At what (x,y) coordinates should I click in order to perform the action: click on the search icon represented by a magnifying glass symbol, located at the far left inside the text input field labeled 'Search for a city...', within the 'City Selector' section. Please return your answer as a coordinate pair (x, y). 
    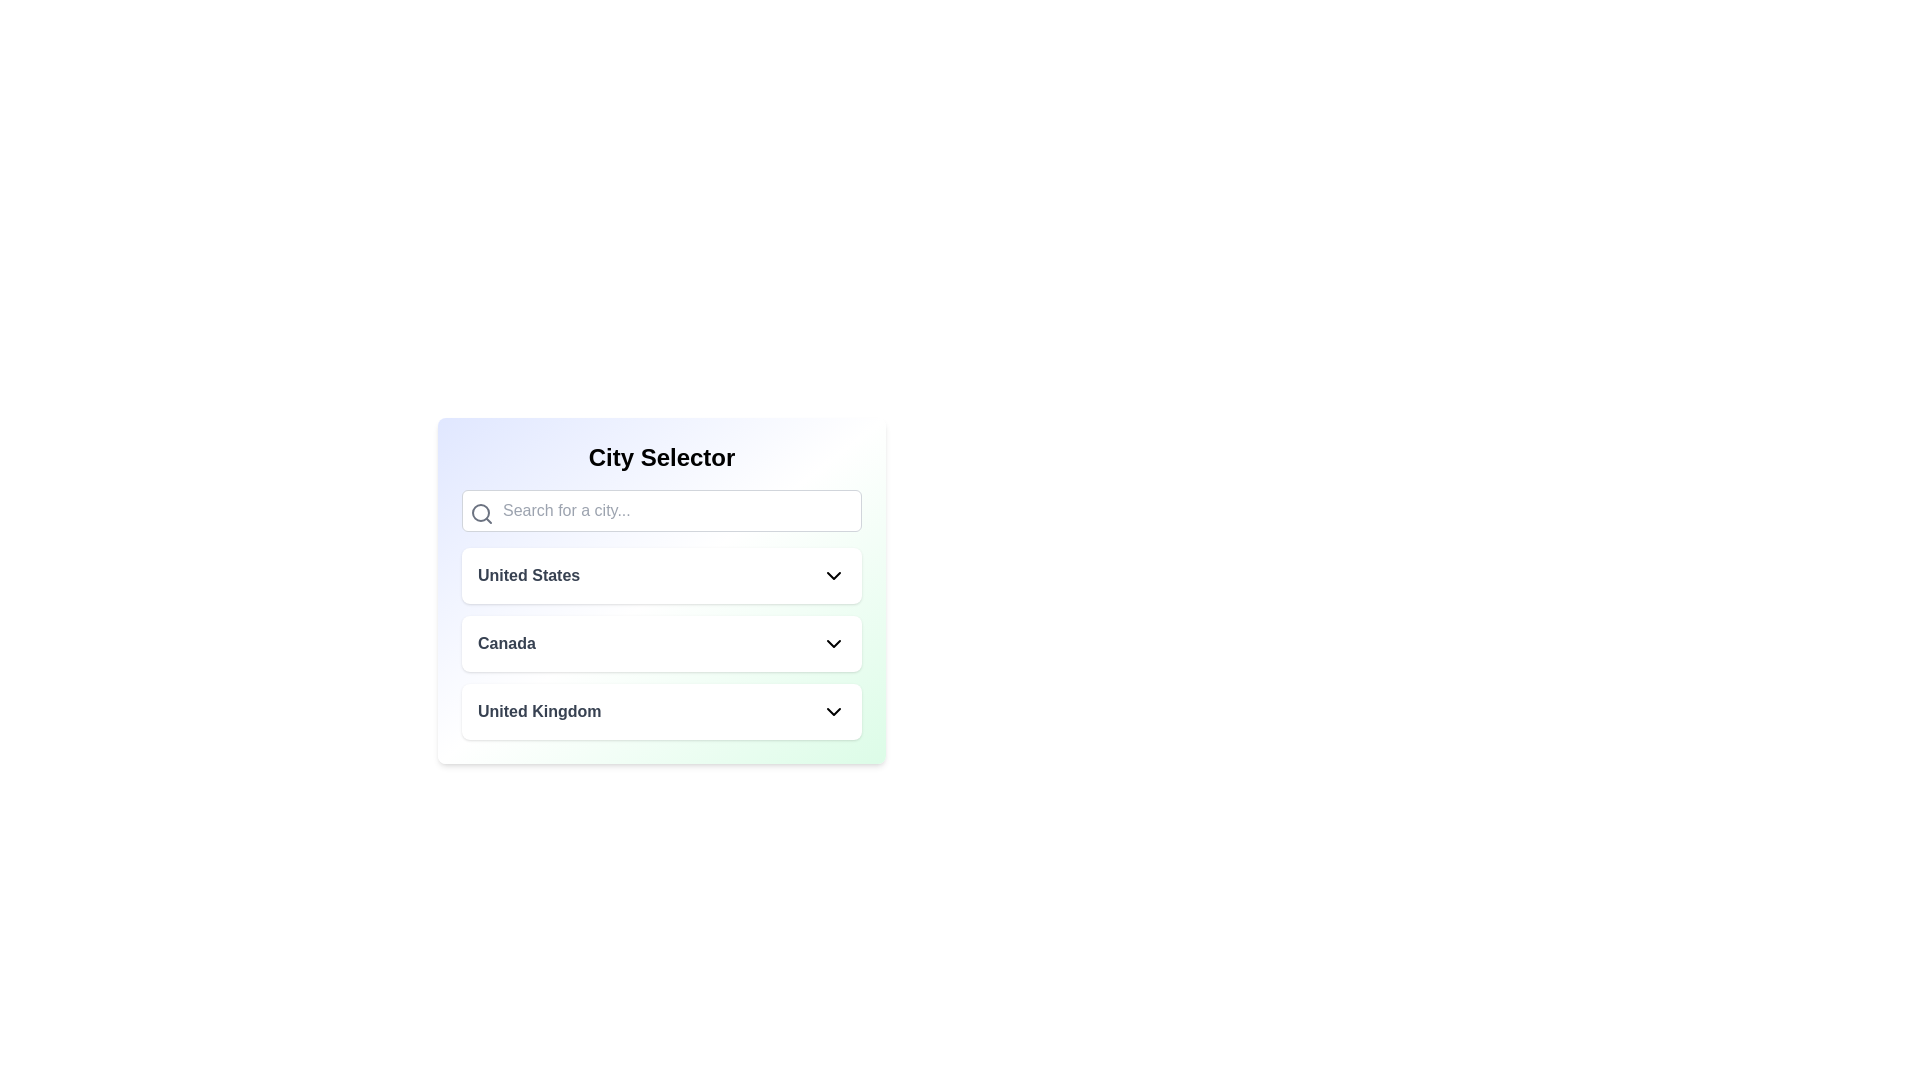
    Looking at the image, I should click on (481, 512).